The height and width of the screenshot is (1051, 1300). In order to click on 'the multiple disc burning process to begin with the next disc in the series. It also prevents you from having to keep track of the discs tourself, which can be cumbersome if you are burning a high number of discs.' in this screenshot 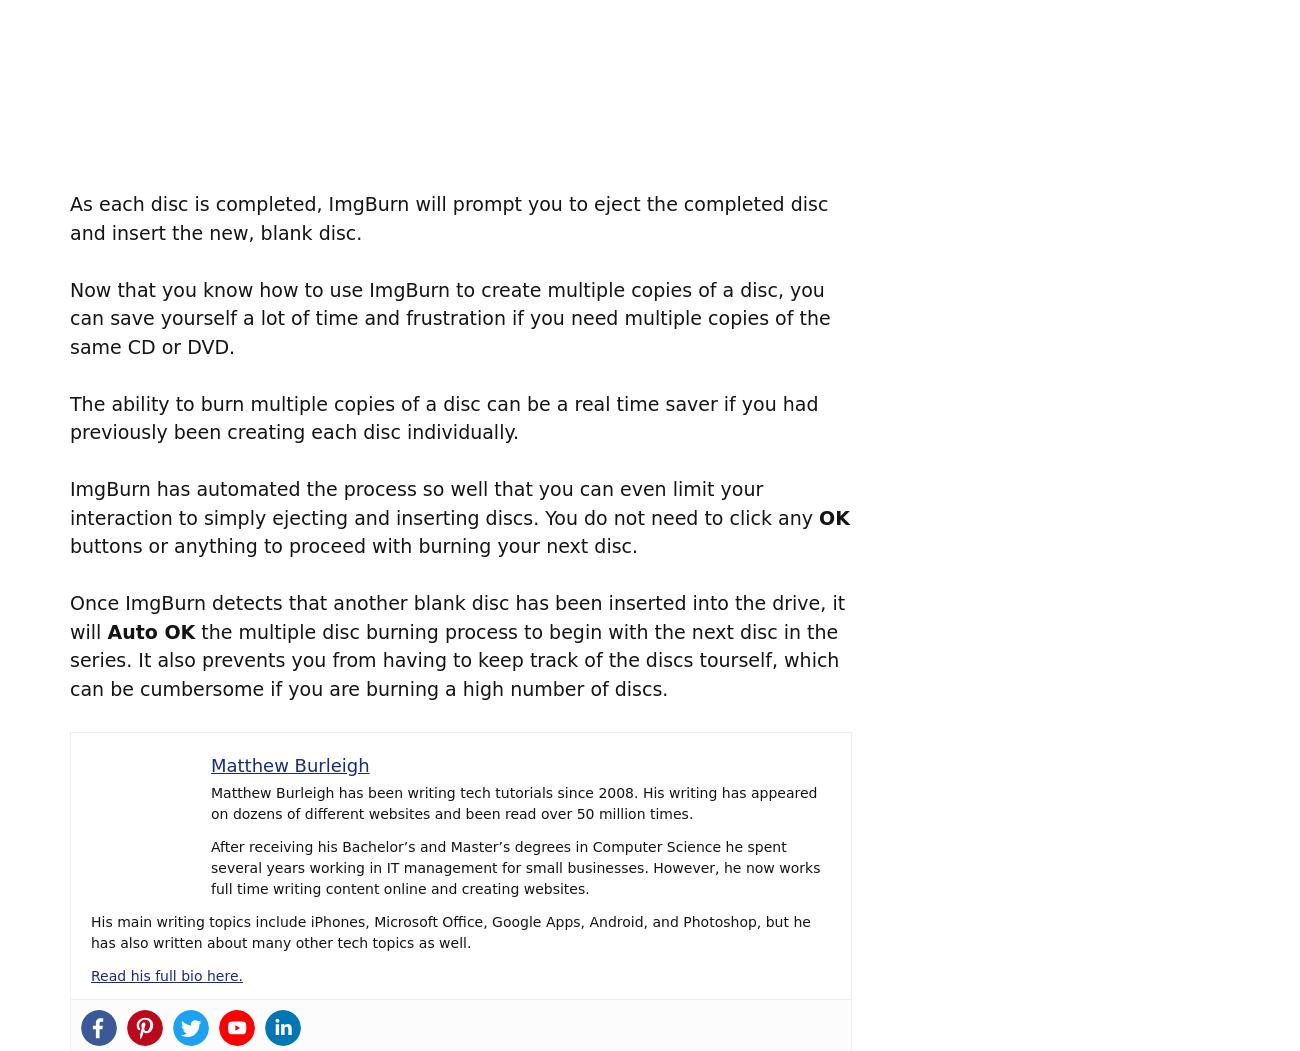, I will do `click(453, 659)`.